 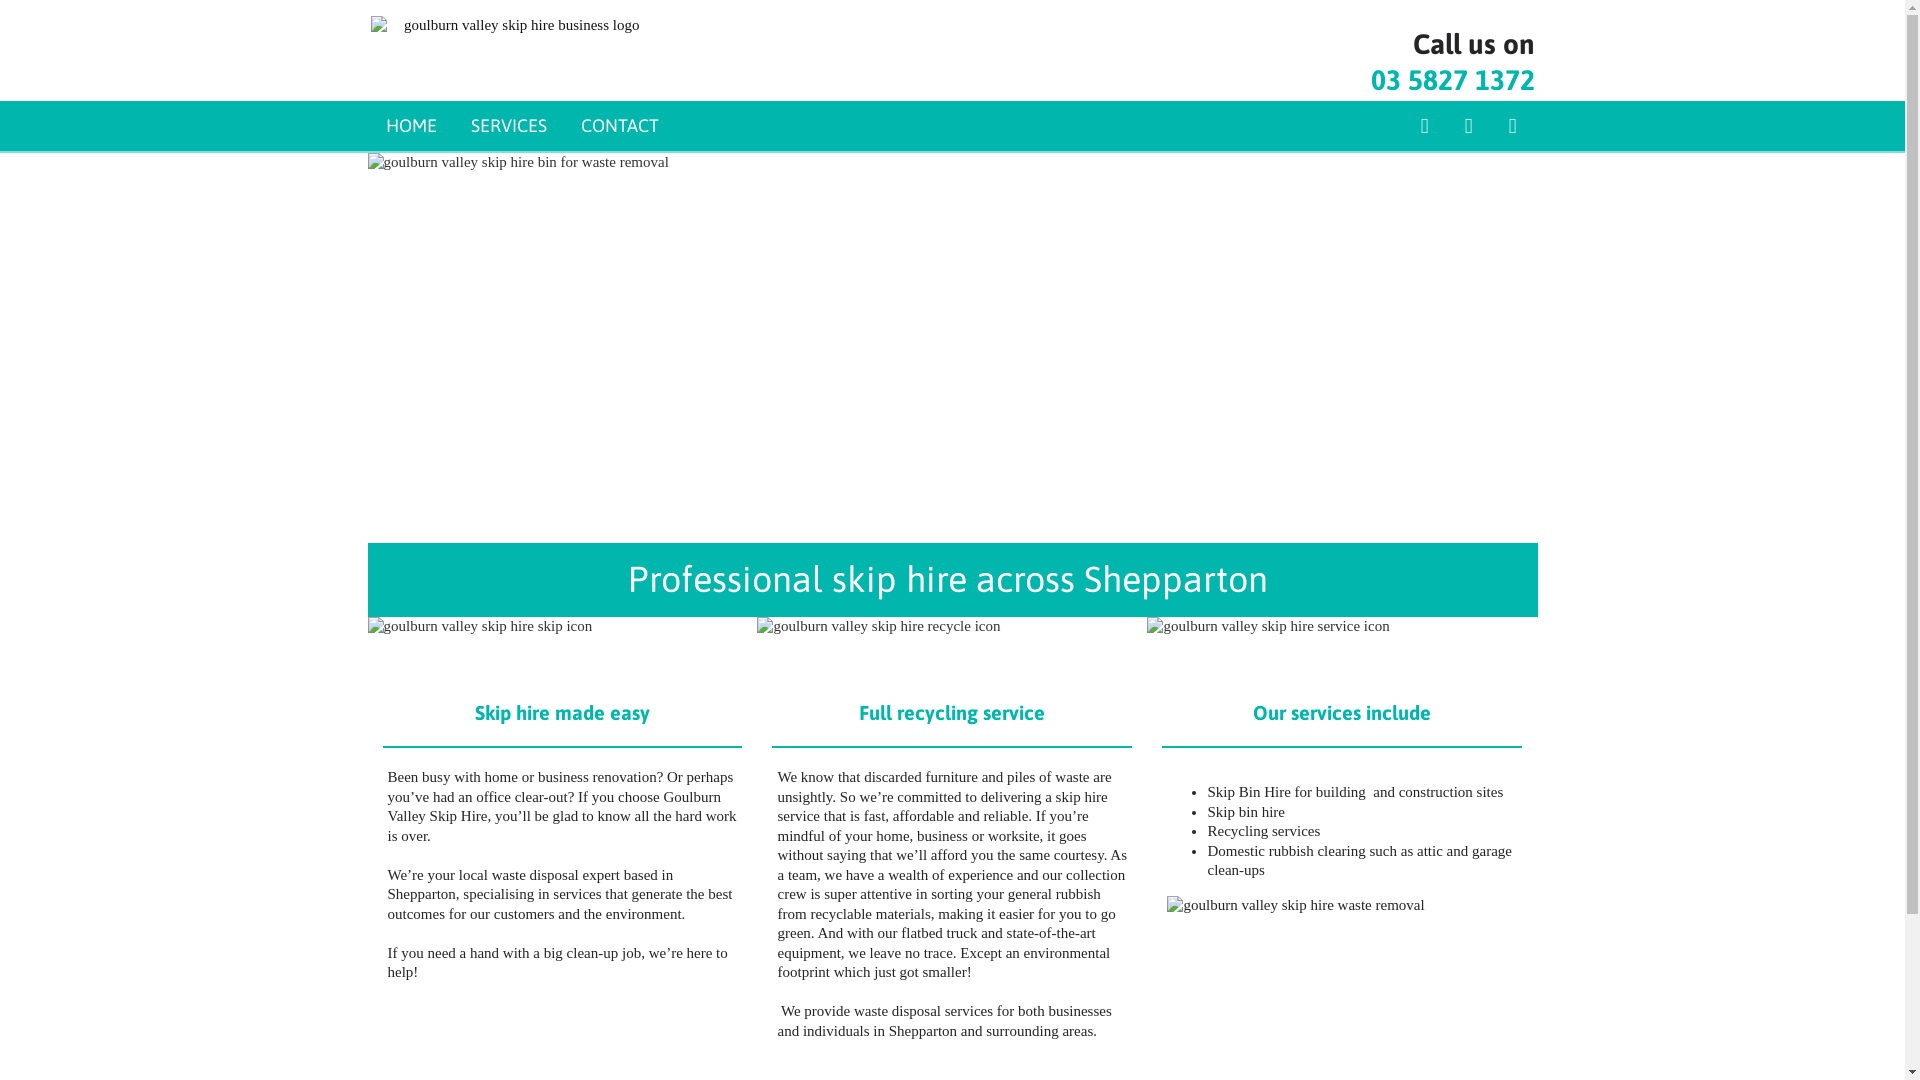 What do you see at coordinates (1342, 644) in the screenshot?
I see `'goulburn valley skip hire service icon'` at bounding box center [1342, 644].